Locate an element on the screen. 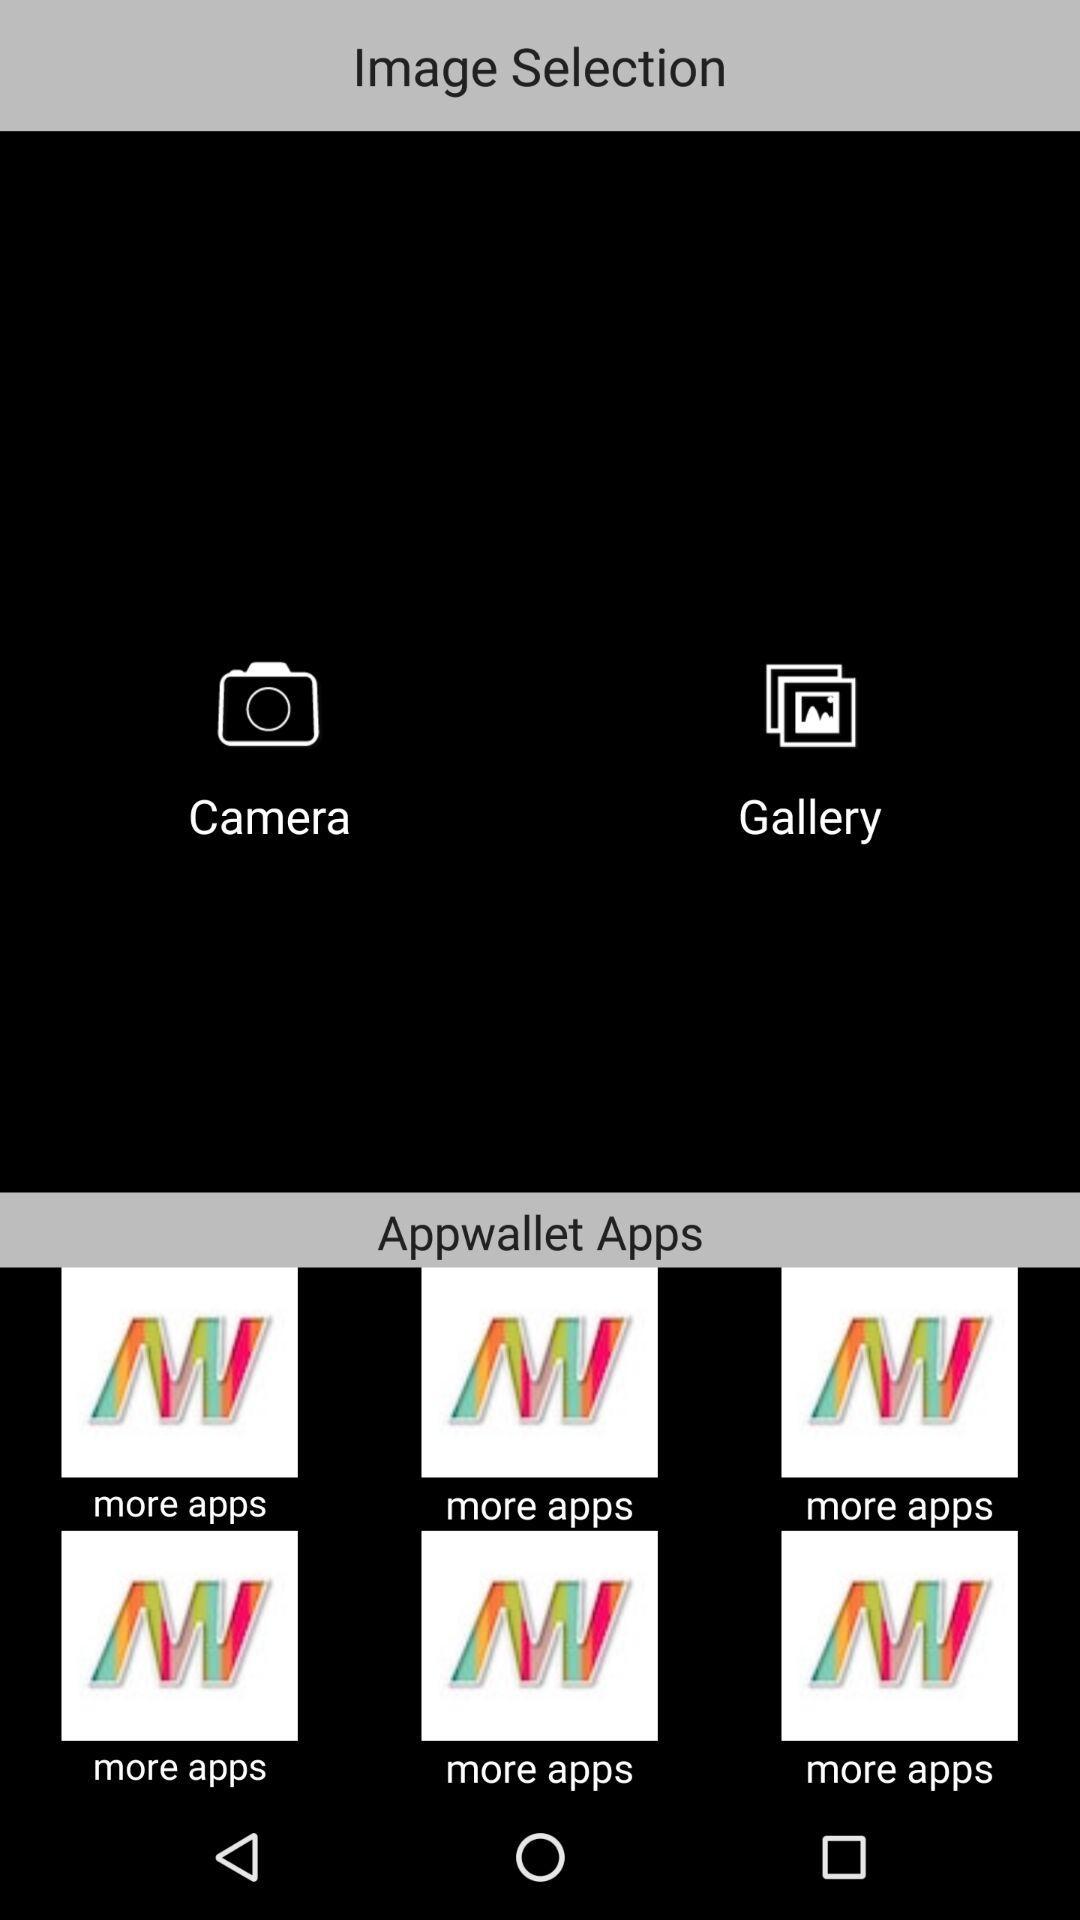 The width and height of the screenshot is (1080, 1920). the wallpaper icon is located at coordinates (810, 705).